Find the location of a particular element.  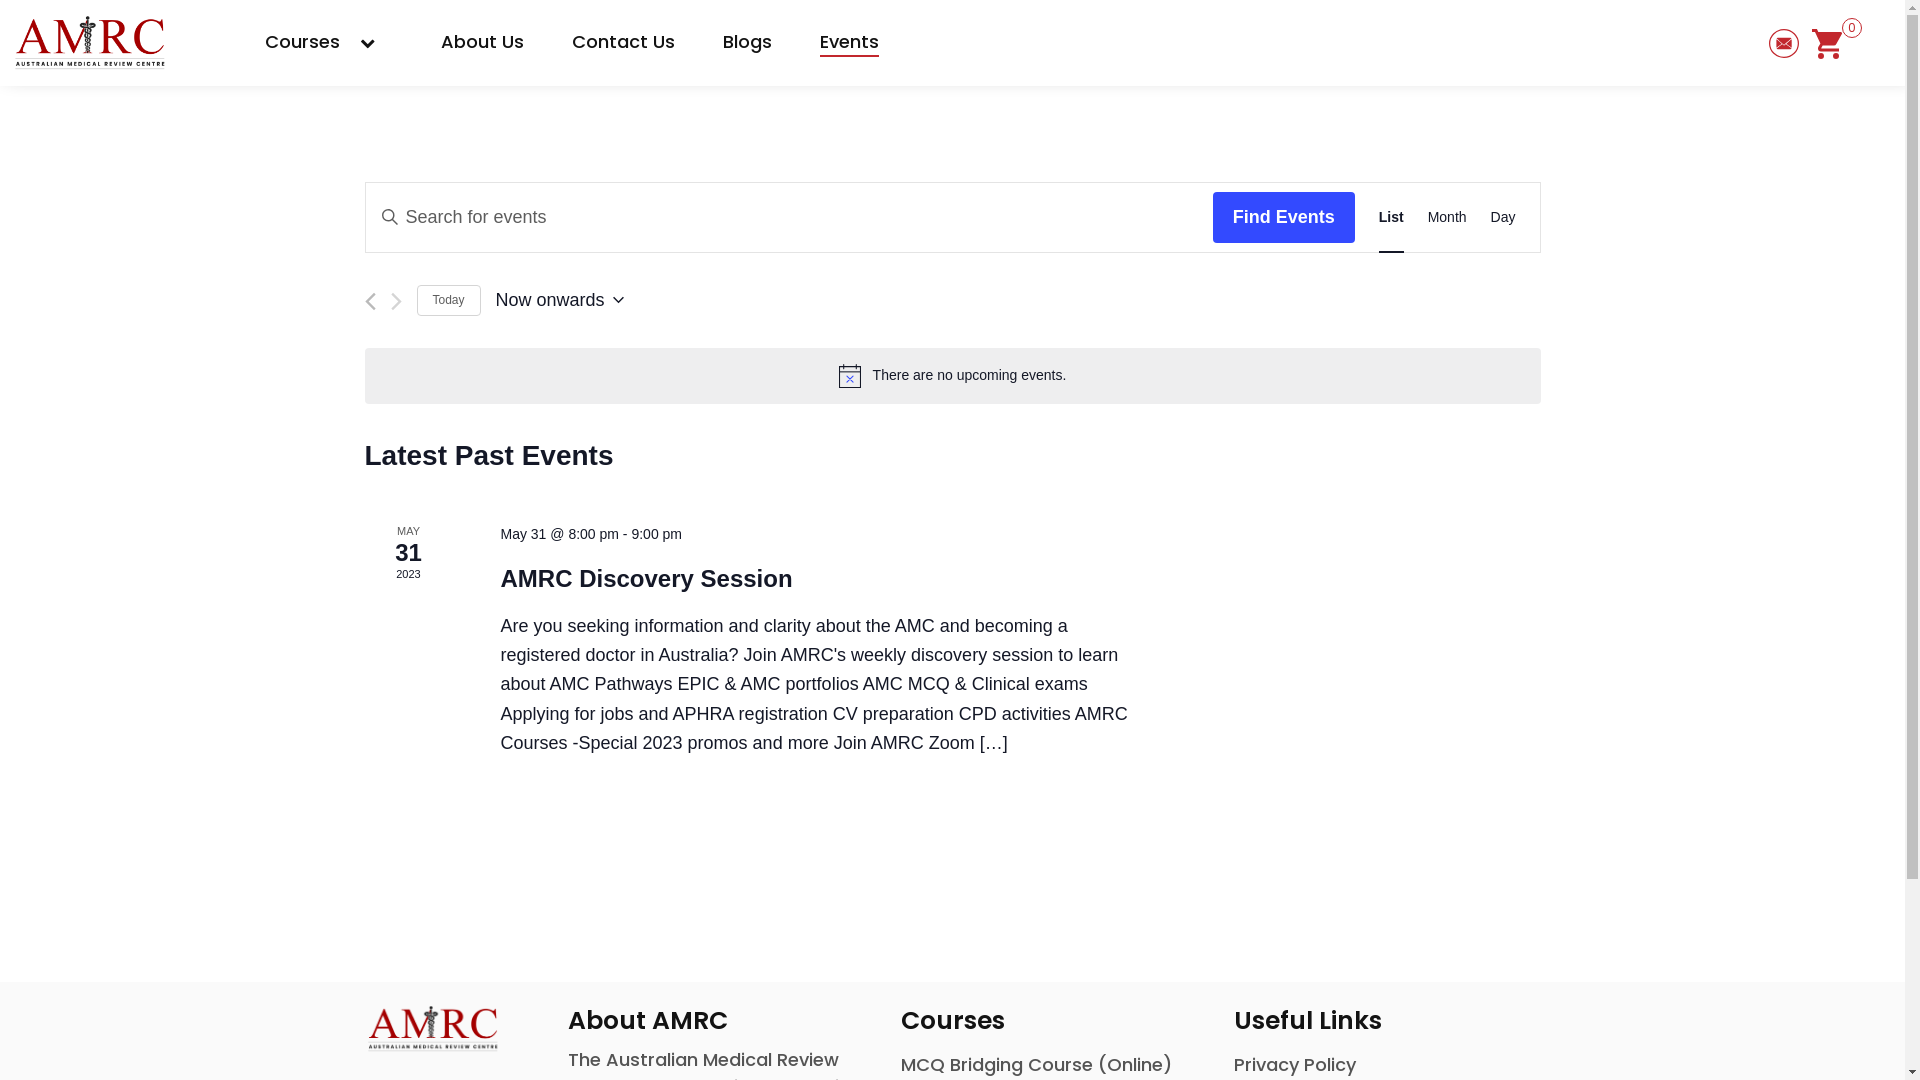

'Today' is located at coordinates (446, 300).